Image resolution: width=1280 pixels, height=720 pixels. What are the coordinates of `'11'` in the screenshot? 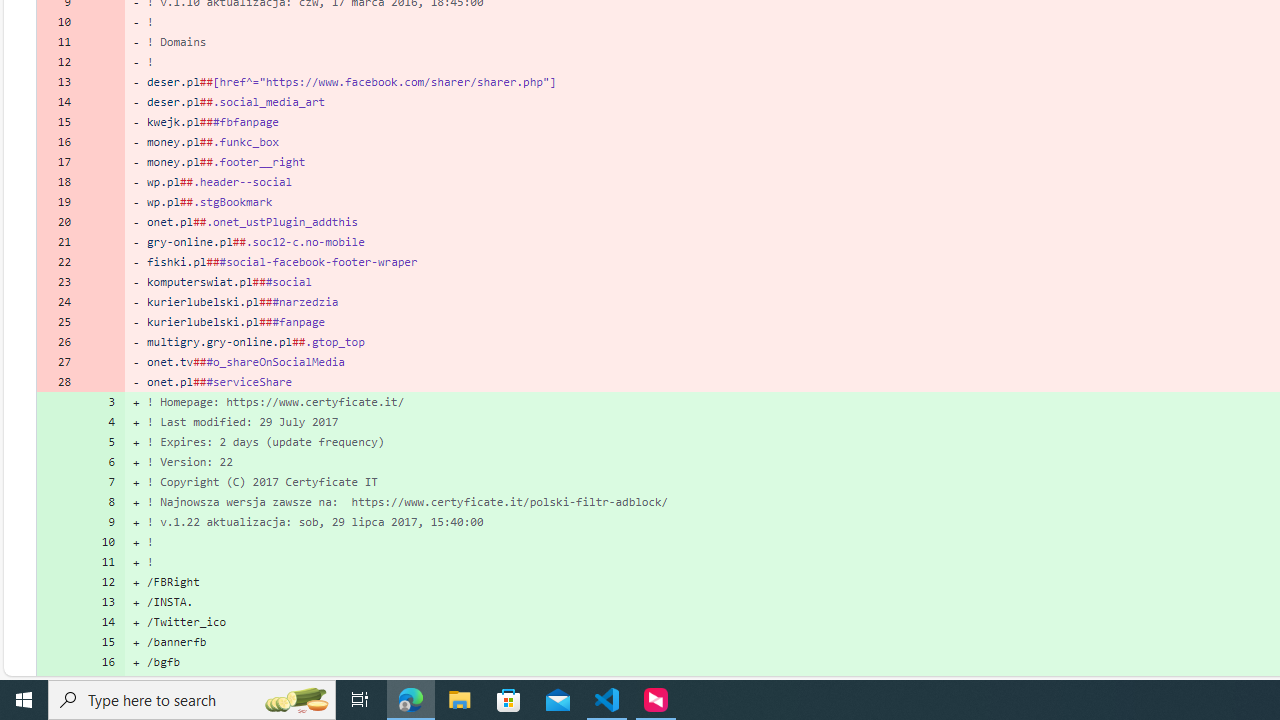 It's located at (102, 561).